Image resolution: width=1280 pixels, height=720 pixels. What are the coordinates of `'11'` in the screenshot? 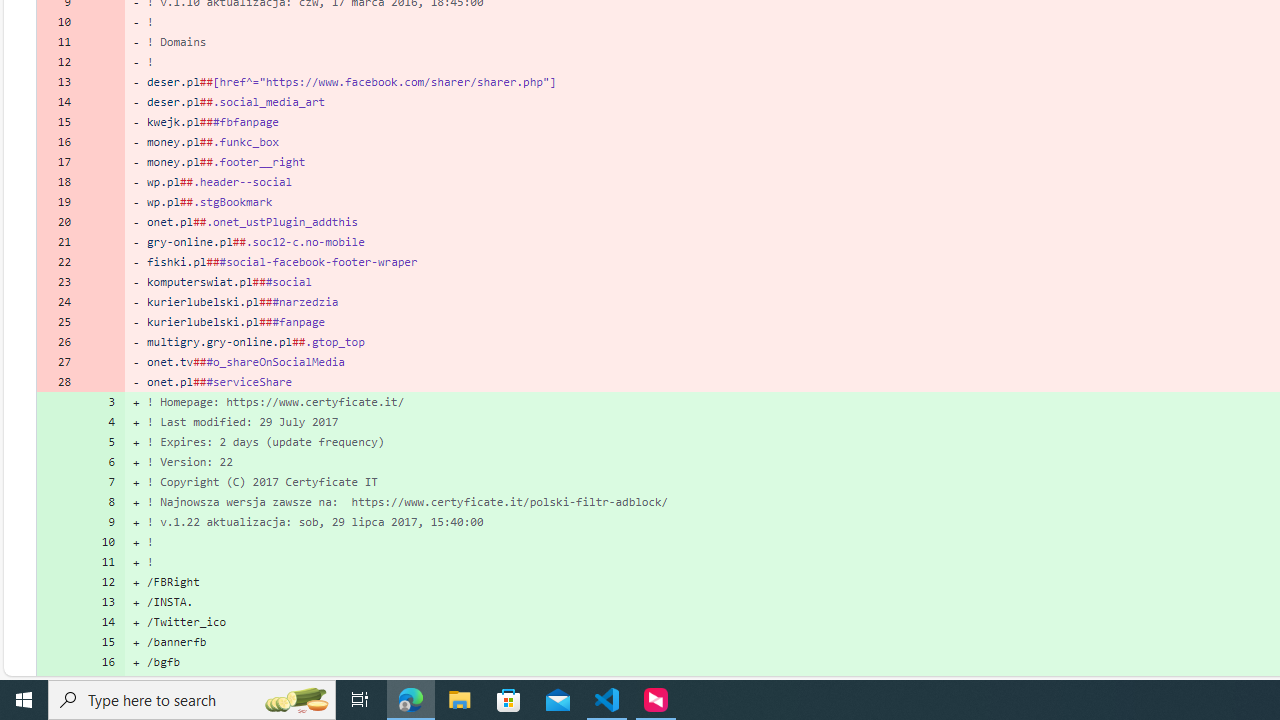 It's located at (102, 561).